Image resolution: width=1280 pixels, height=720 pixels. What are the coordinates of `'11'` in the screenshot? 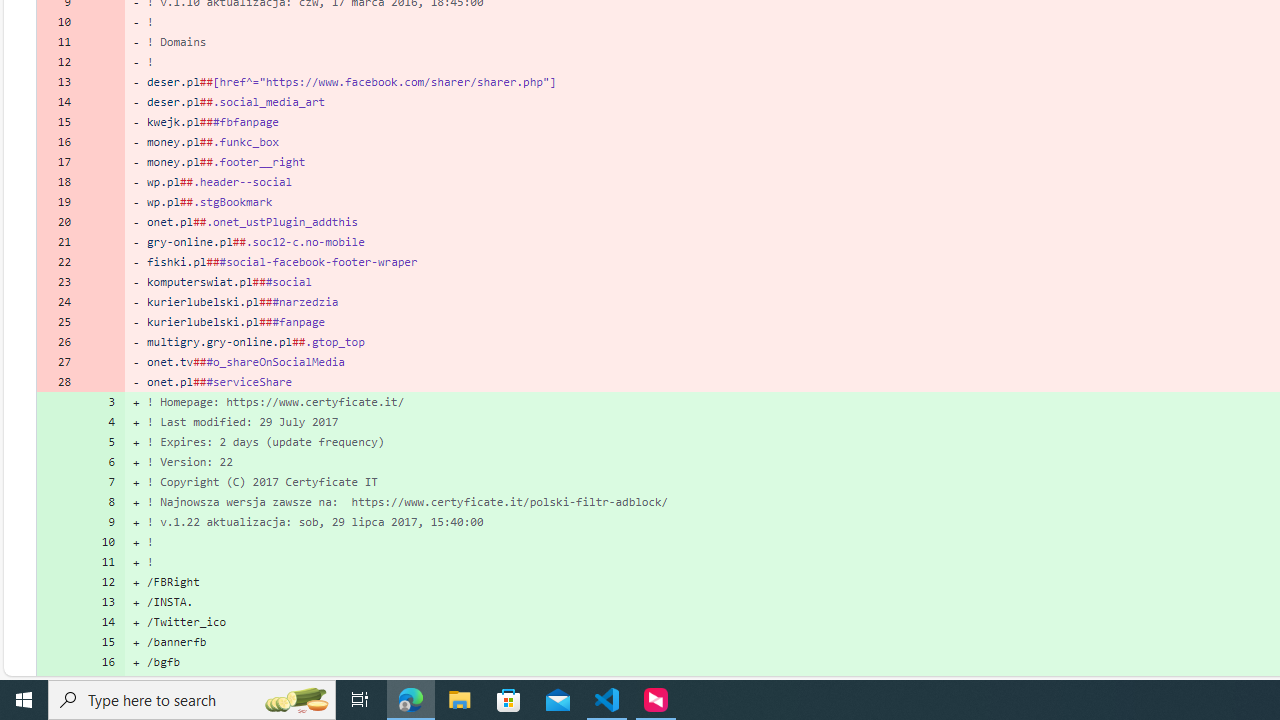 It's located at (102, 561).